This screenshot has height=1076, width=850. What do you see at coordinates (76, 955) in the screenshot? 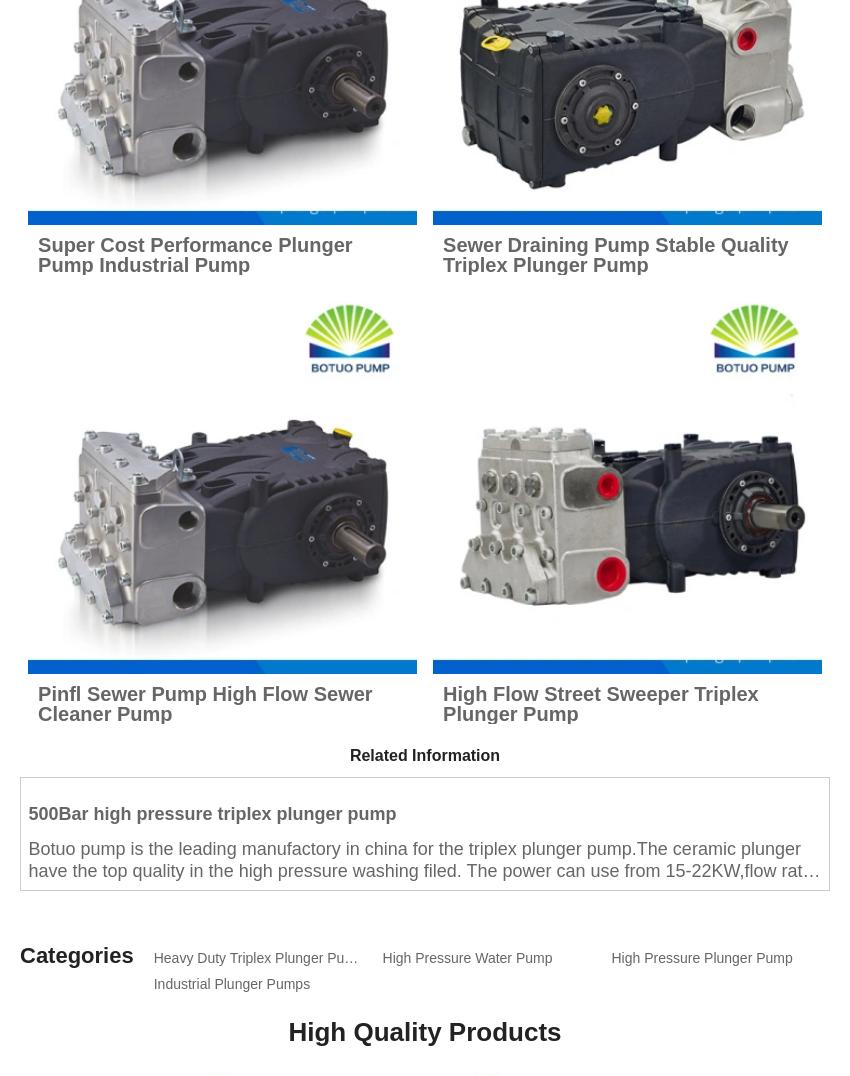
I see `'Categories'` at bounding box center [76, 955].